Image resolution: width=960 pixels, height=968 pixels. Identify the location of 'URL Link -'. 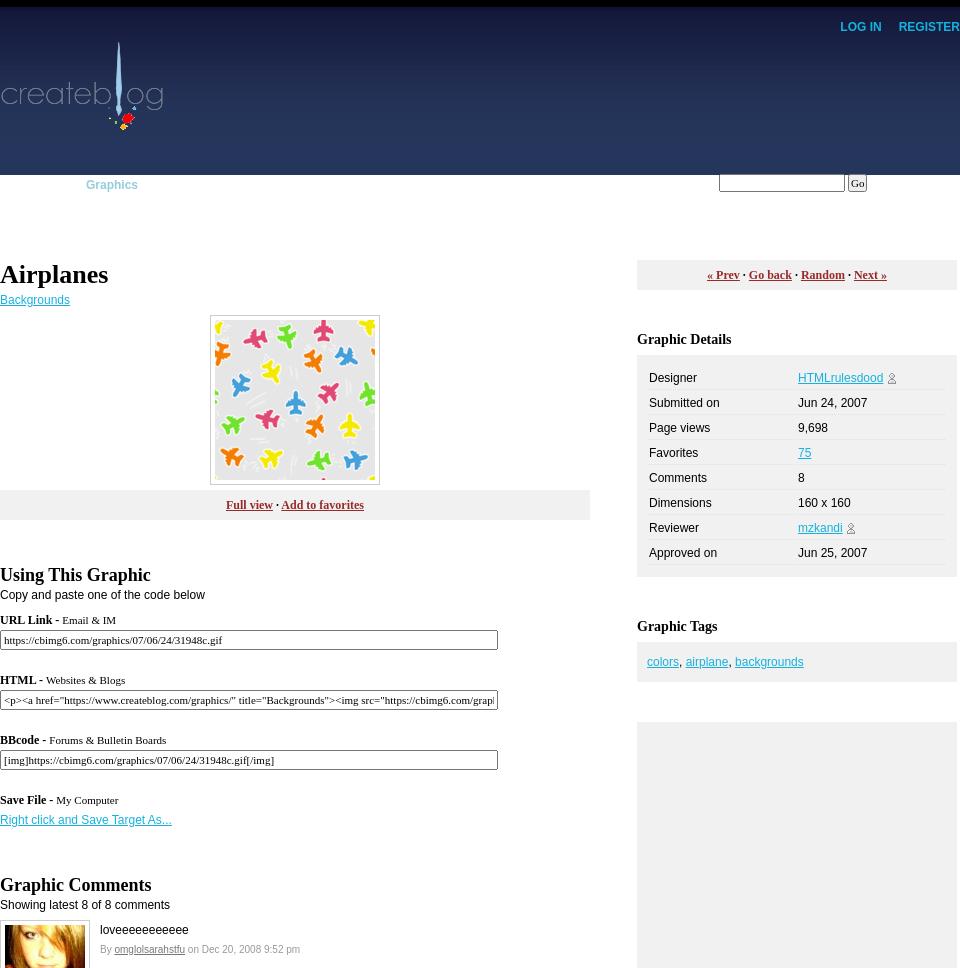
(30, 619).